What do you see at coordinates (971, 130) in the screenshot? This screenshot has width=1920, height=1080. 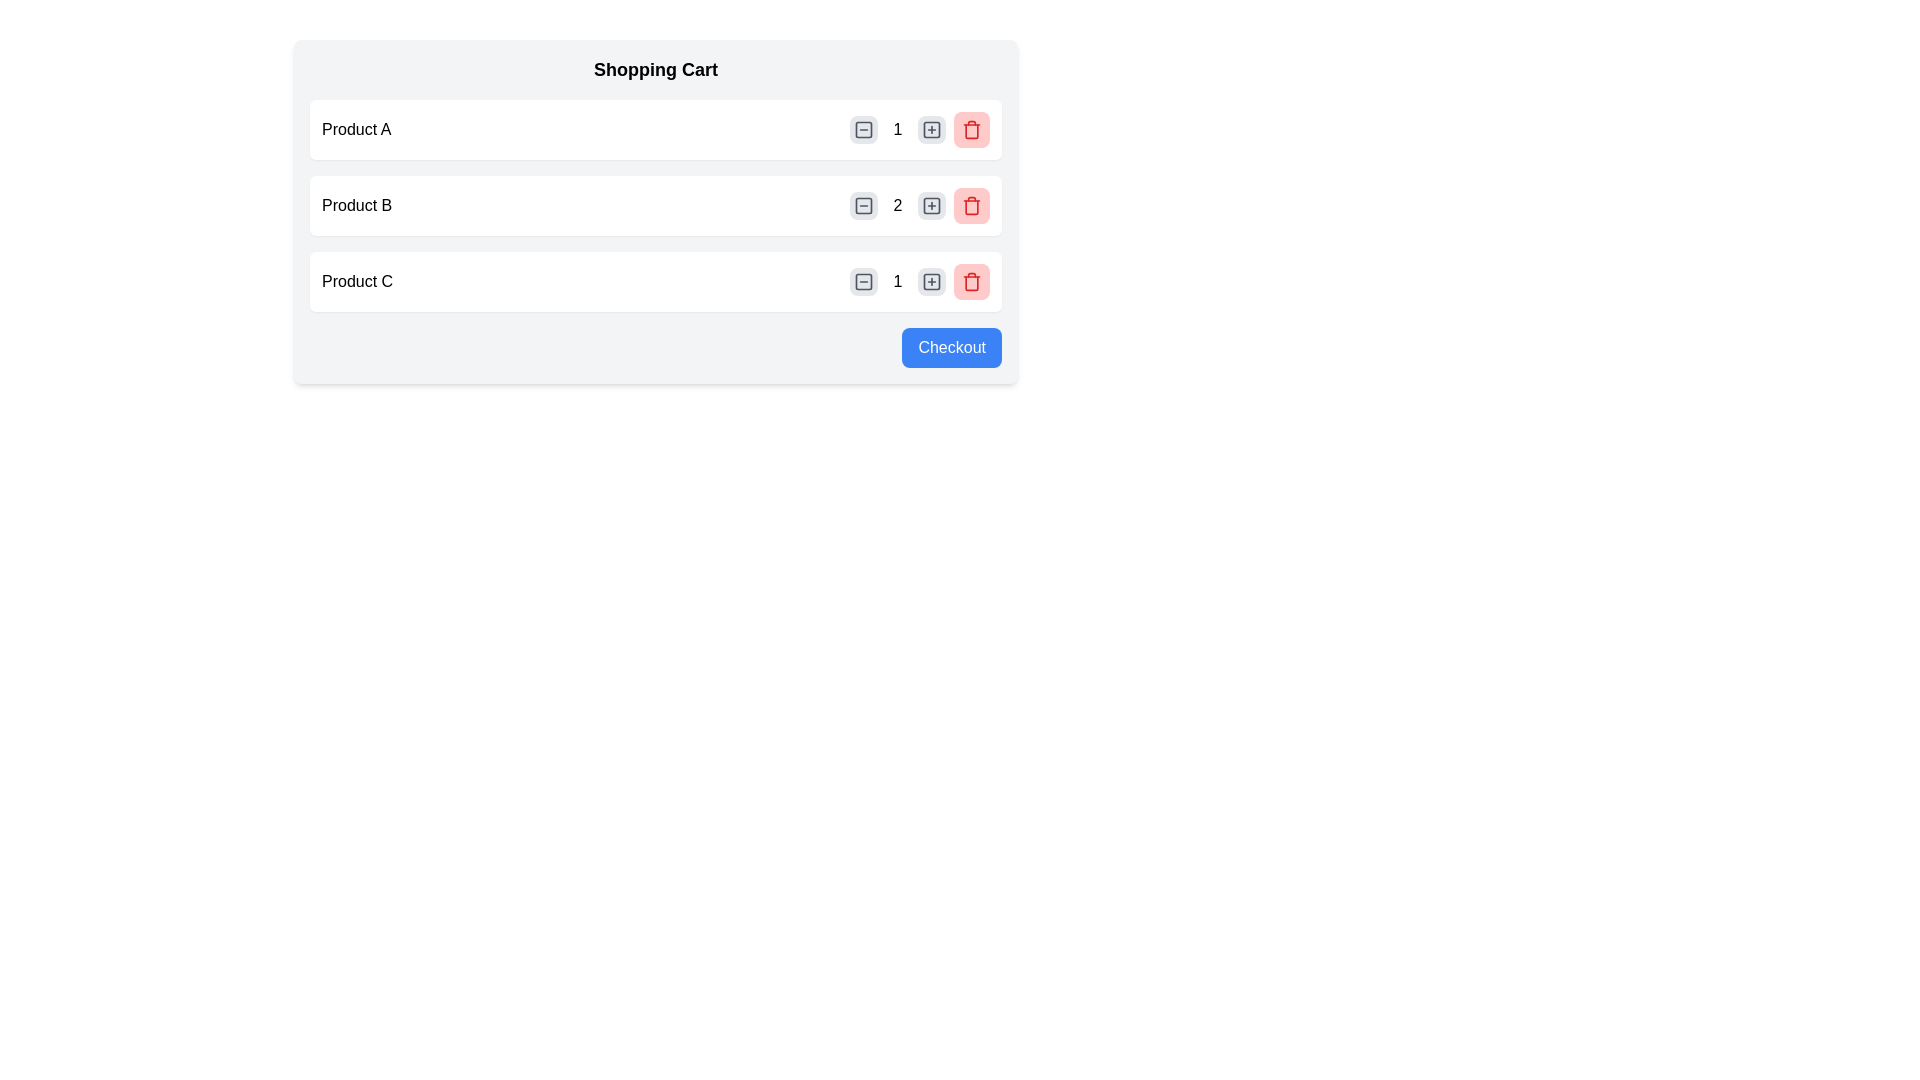 I see `the red IconButton located in the 'Product A' row of the shopping cart` at bounding box center [971, 130].